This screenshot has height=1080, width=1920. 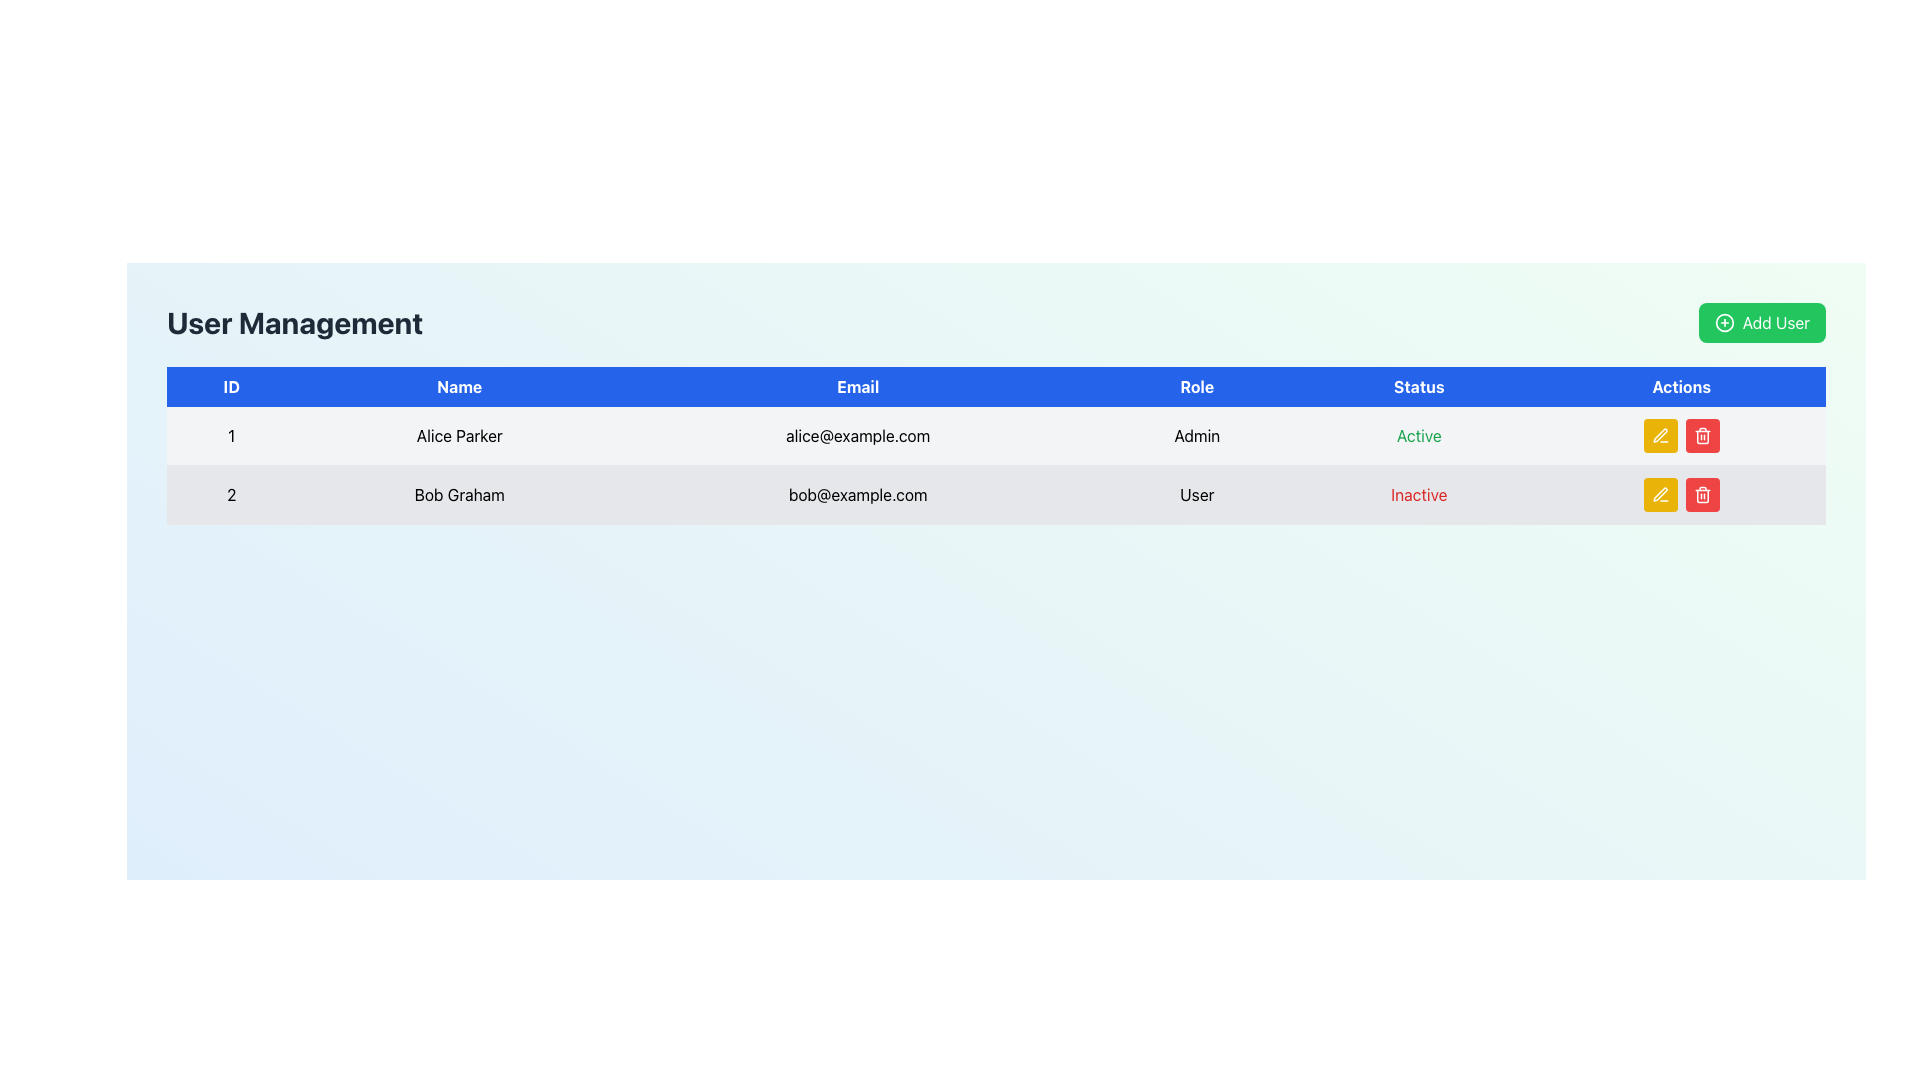 I want to click on the status indicator text label for user 'Bob Graham', which shows that he is inactive, located in the second row of the status column in the tabular section, so click(x=1418, y=494).